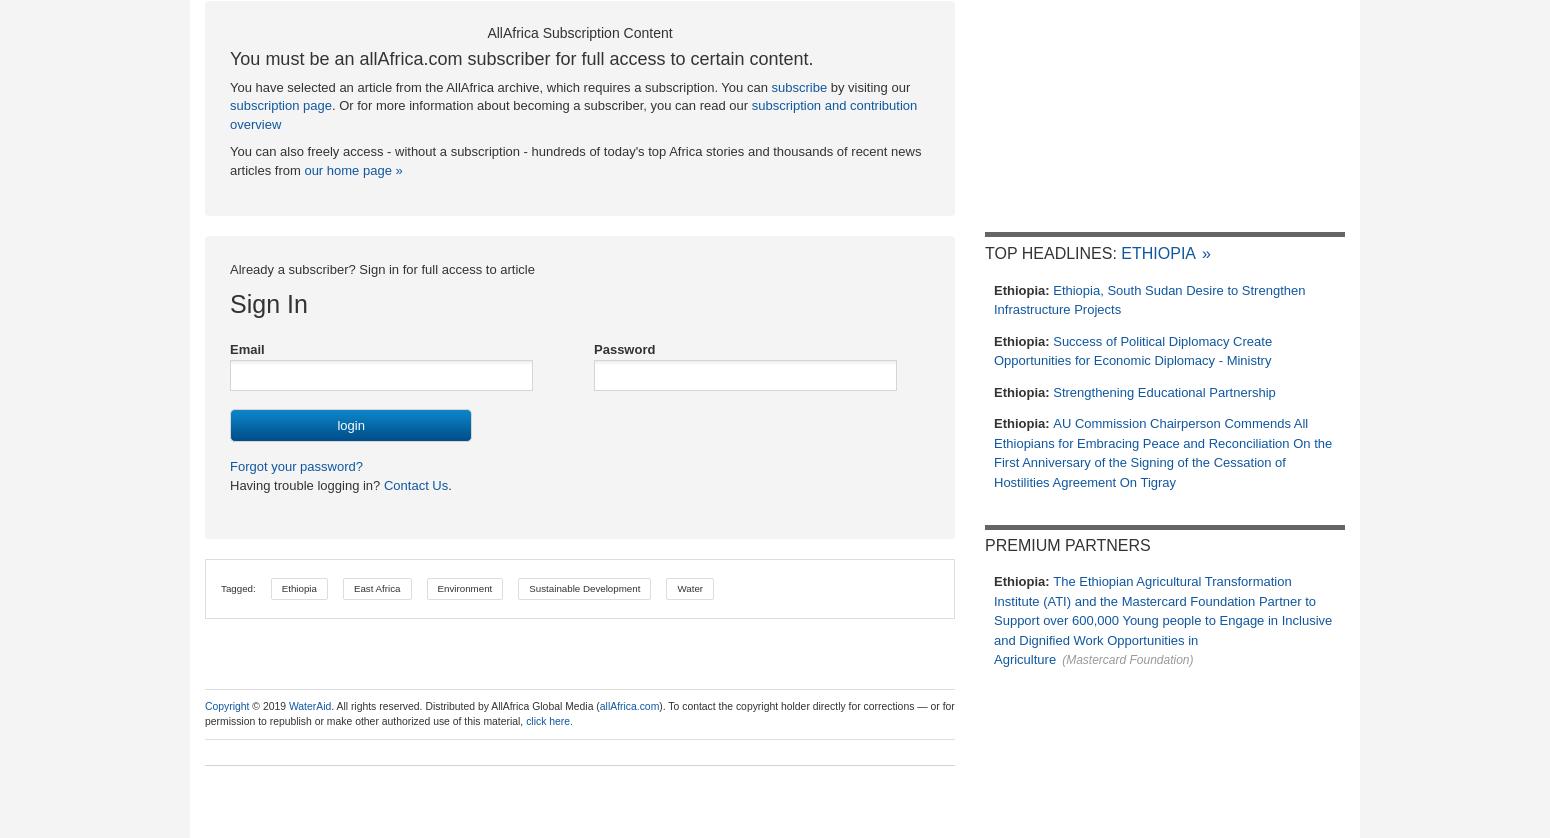 Image resolution: width=1550 pixels, height=838 pixels. I want to click on 'allAfrica.com', so click(627, 704).